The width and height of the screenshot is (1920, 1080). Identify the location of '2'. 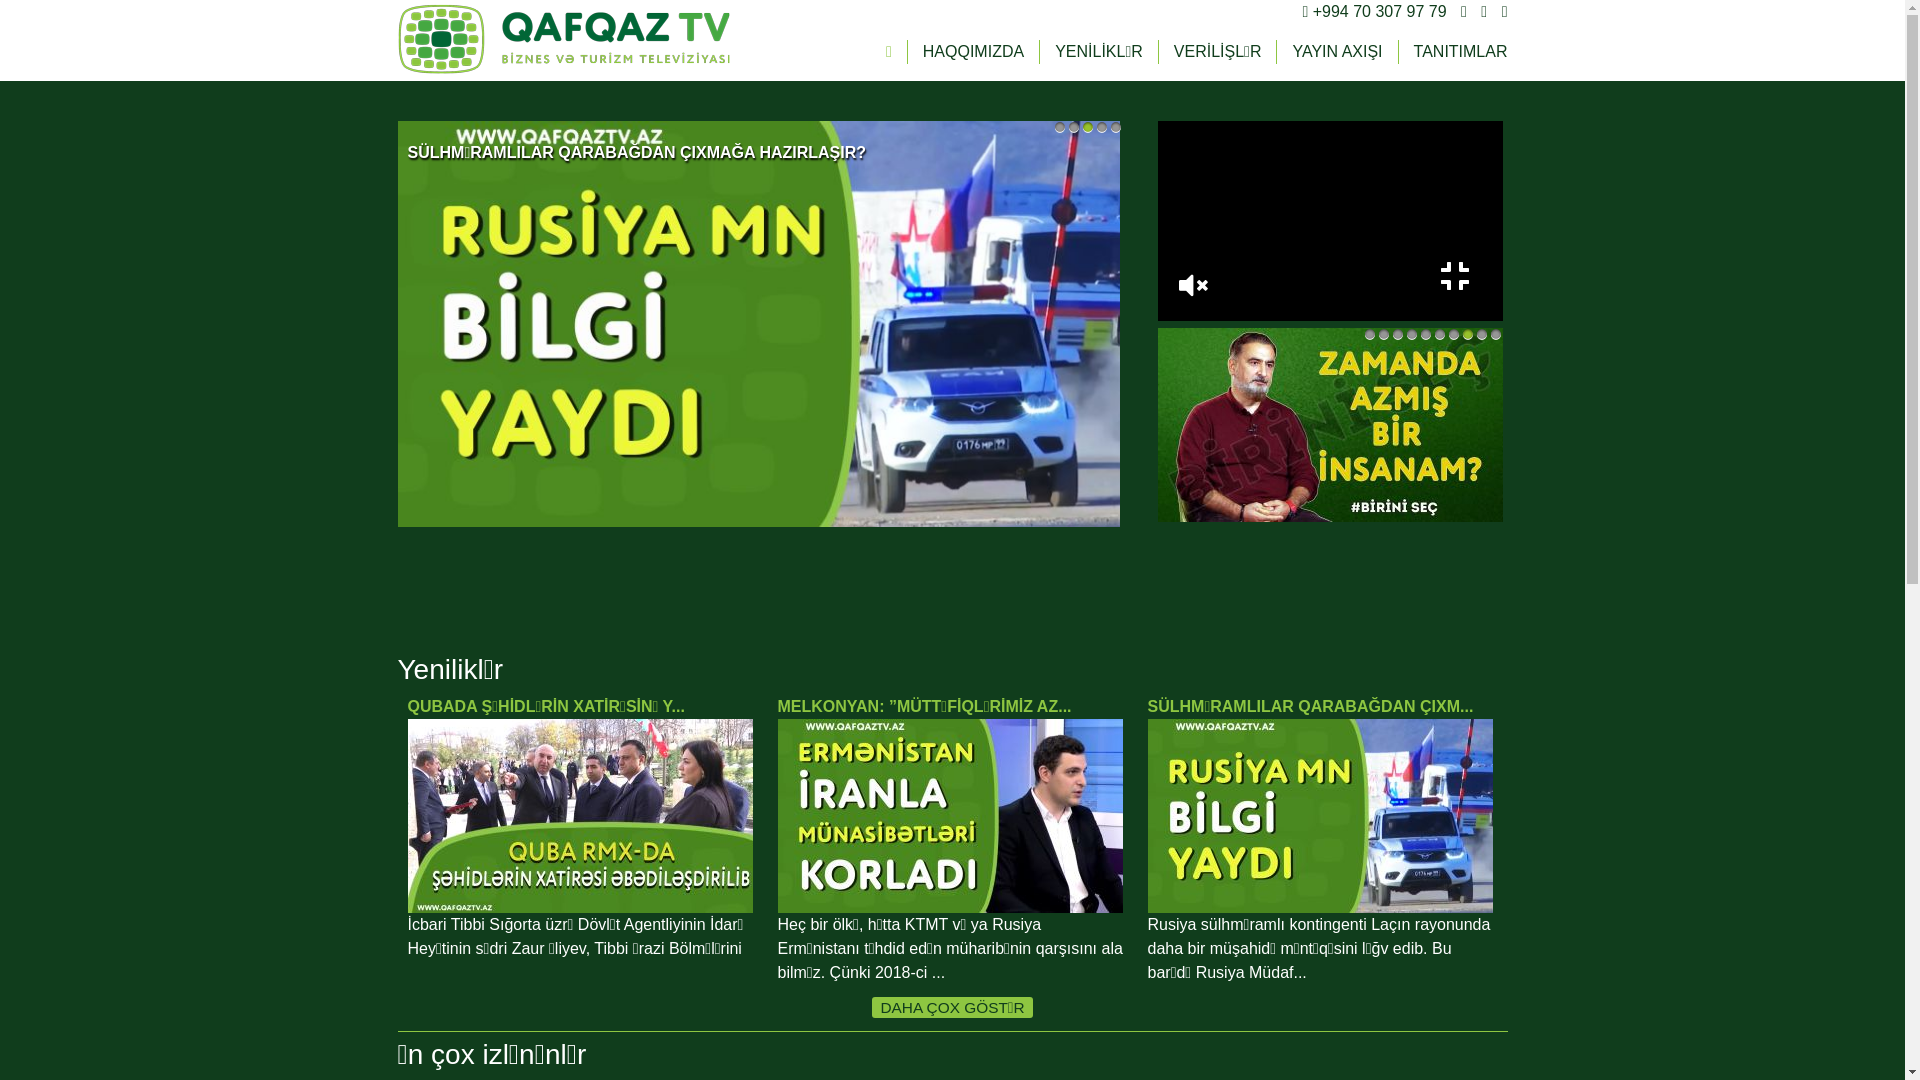
(1382, 333).